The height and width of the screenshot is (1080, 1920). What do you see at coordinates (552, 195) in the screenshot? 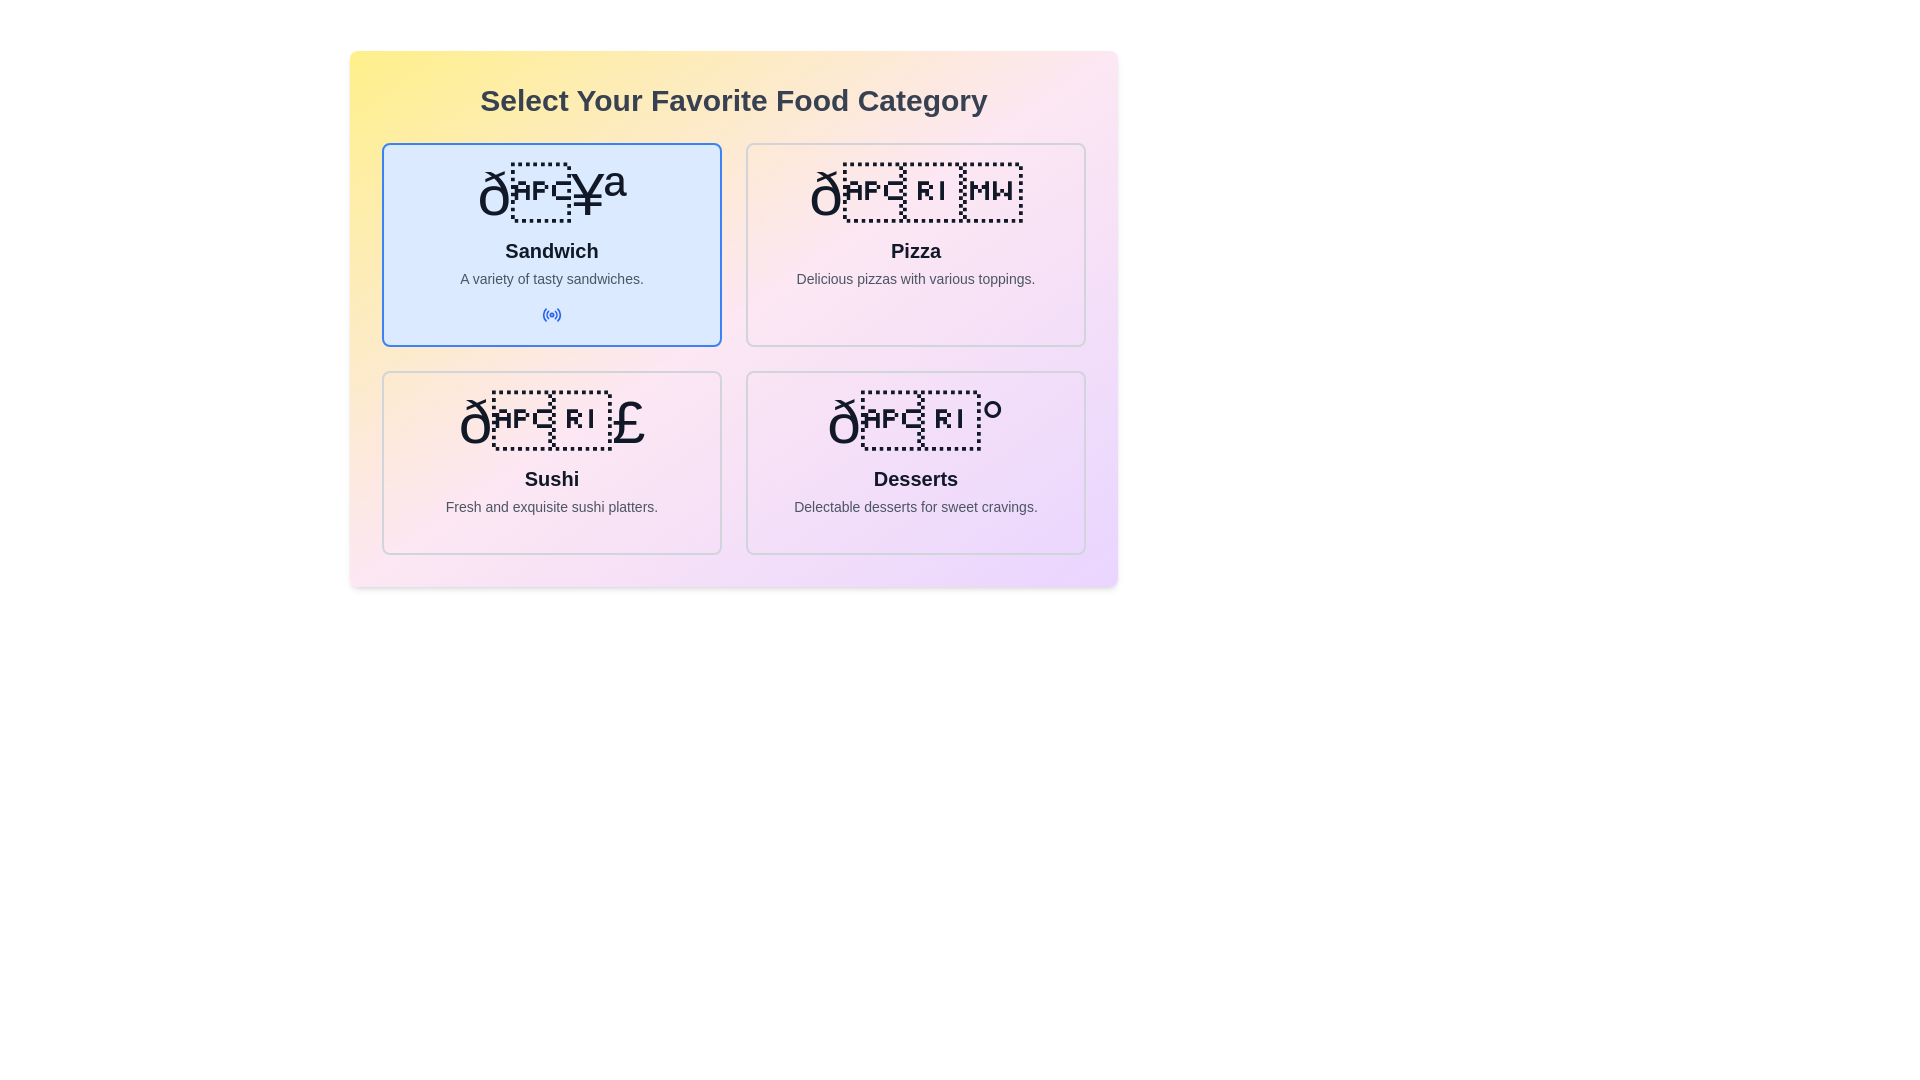
I see `the decorative icon associated with the 'Sandwich' category, which is located at the center upper portion of the blue card representing this category` at bounding box center [552, 195].